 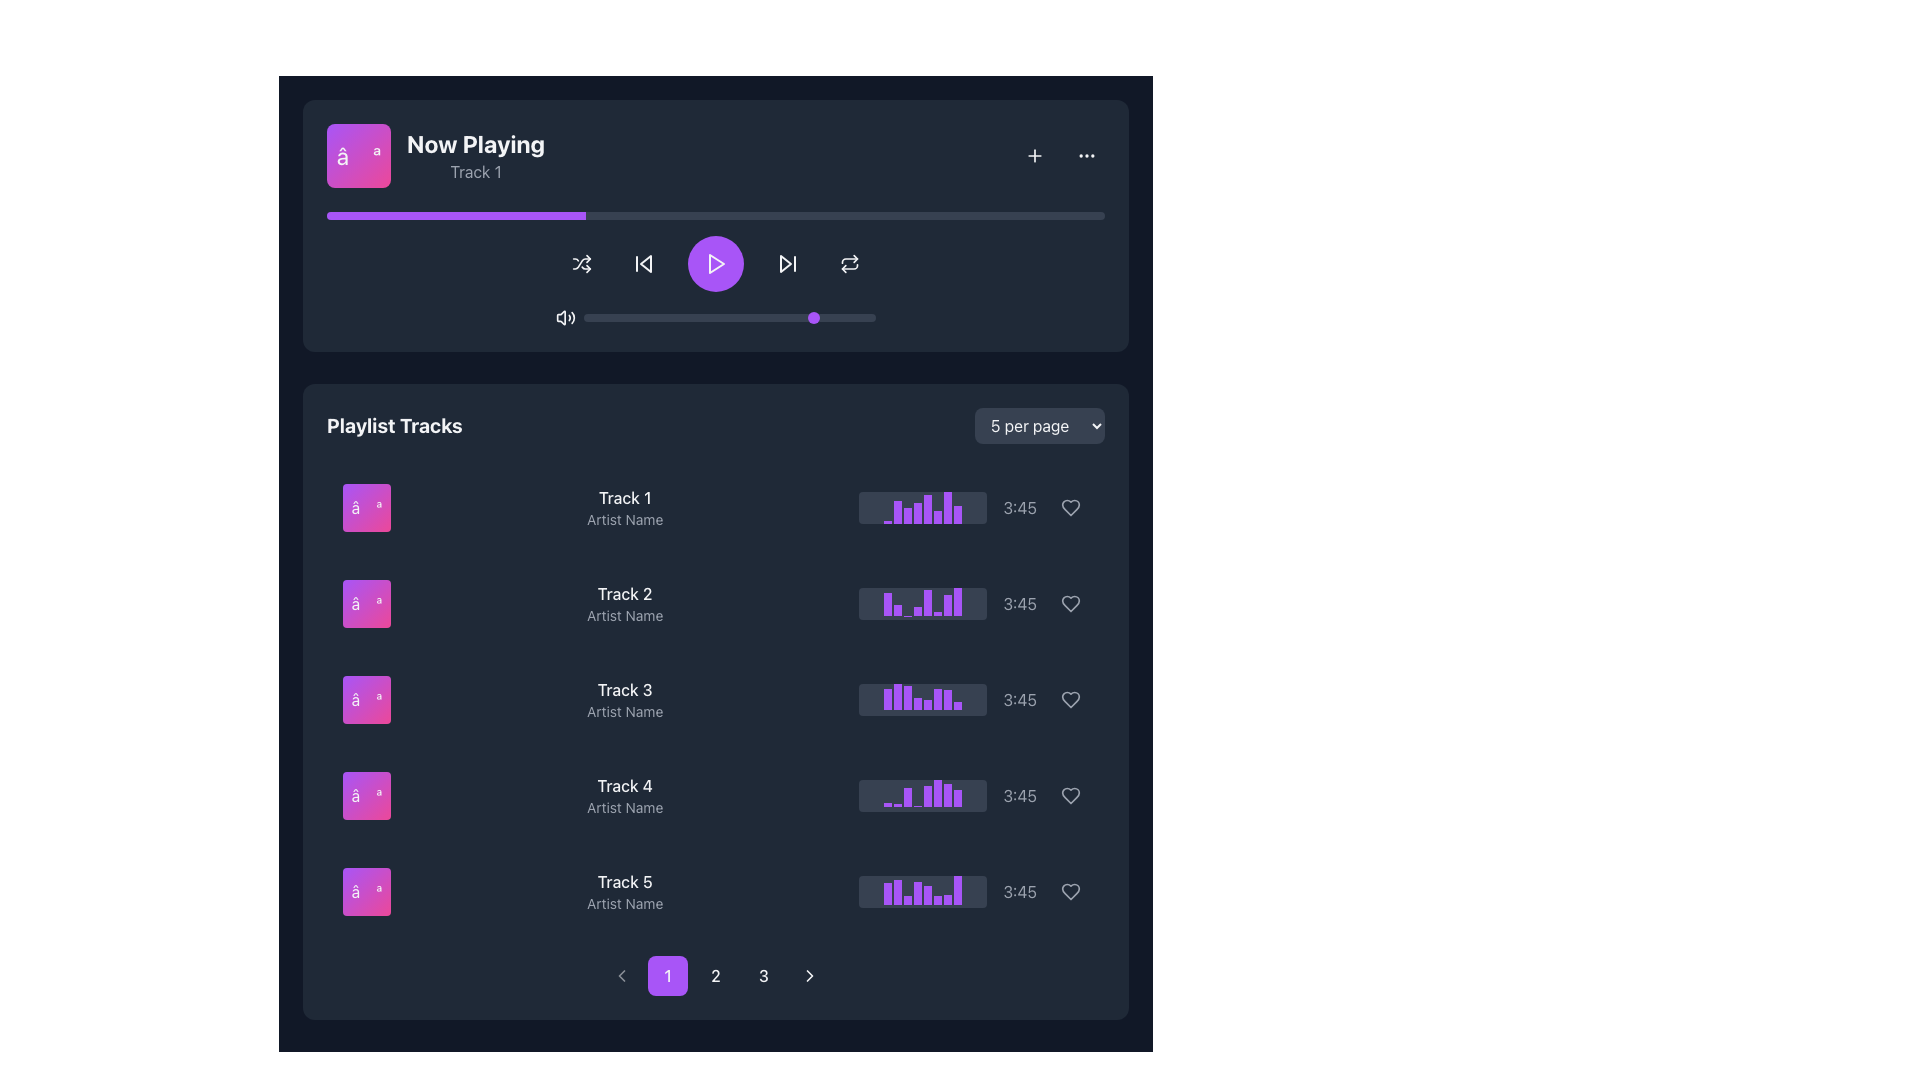 What do you see at coordinates (1040, 424) in the screenshot?
I see `the dropdown menu labeled '5 per page' with a dark gray rounded background` at bounding box center [1040, 424].